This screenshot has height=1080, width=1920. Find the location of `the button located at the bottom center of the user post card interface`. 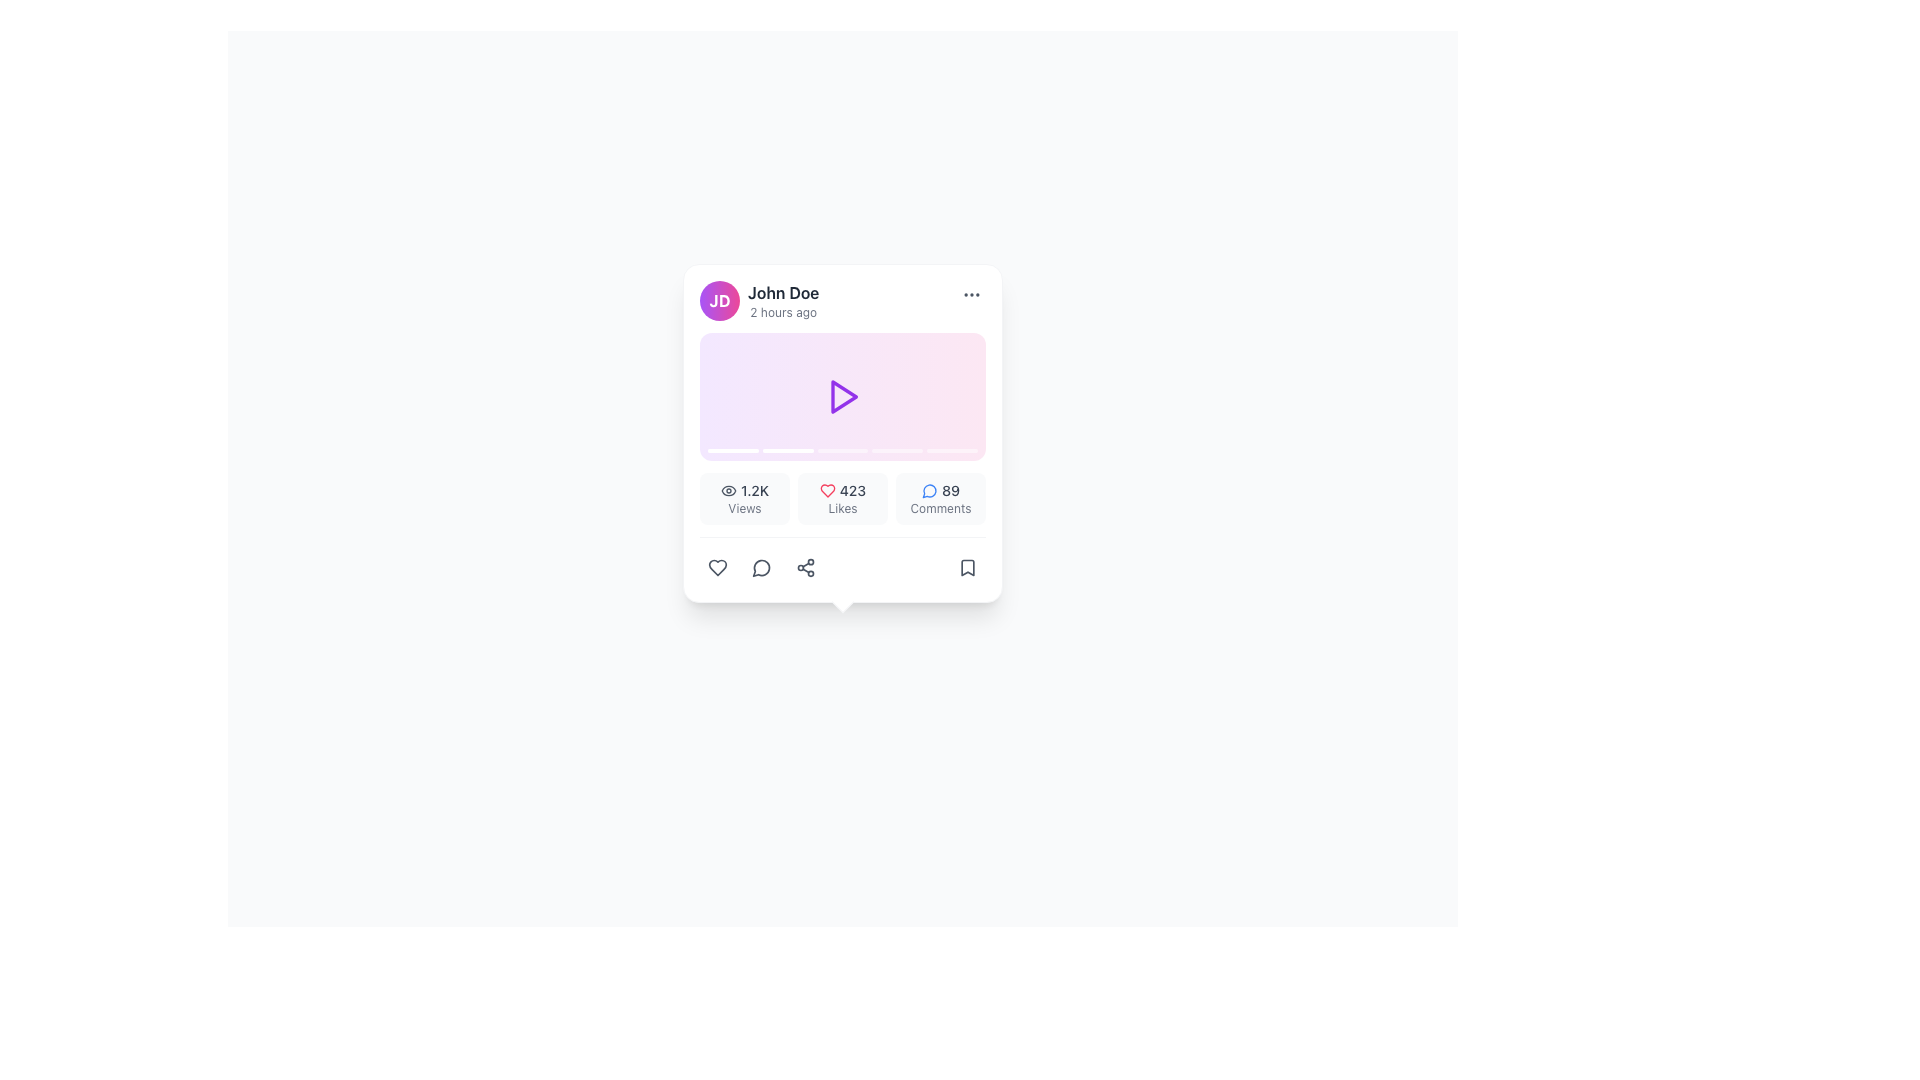

the button located at the bottom center of the user post card interface is located at coordinates (843, 570).